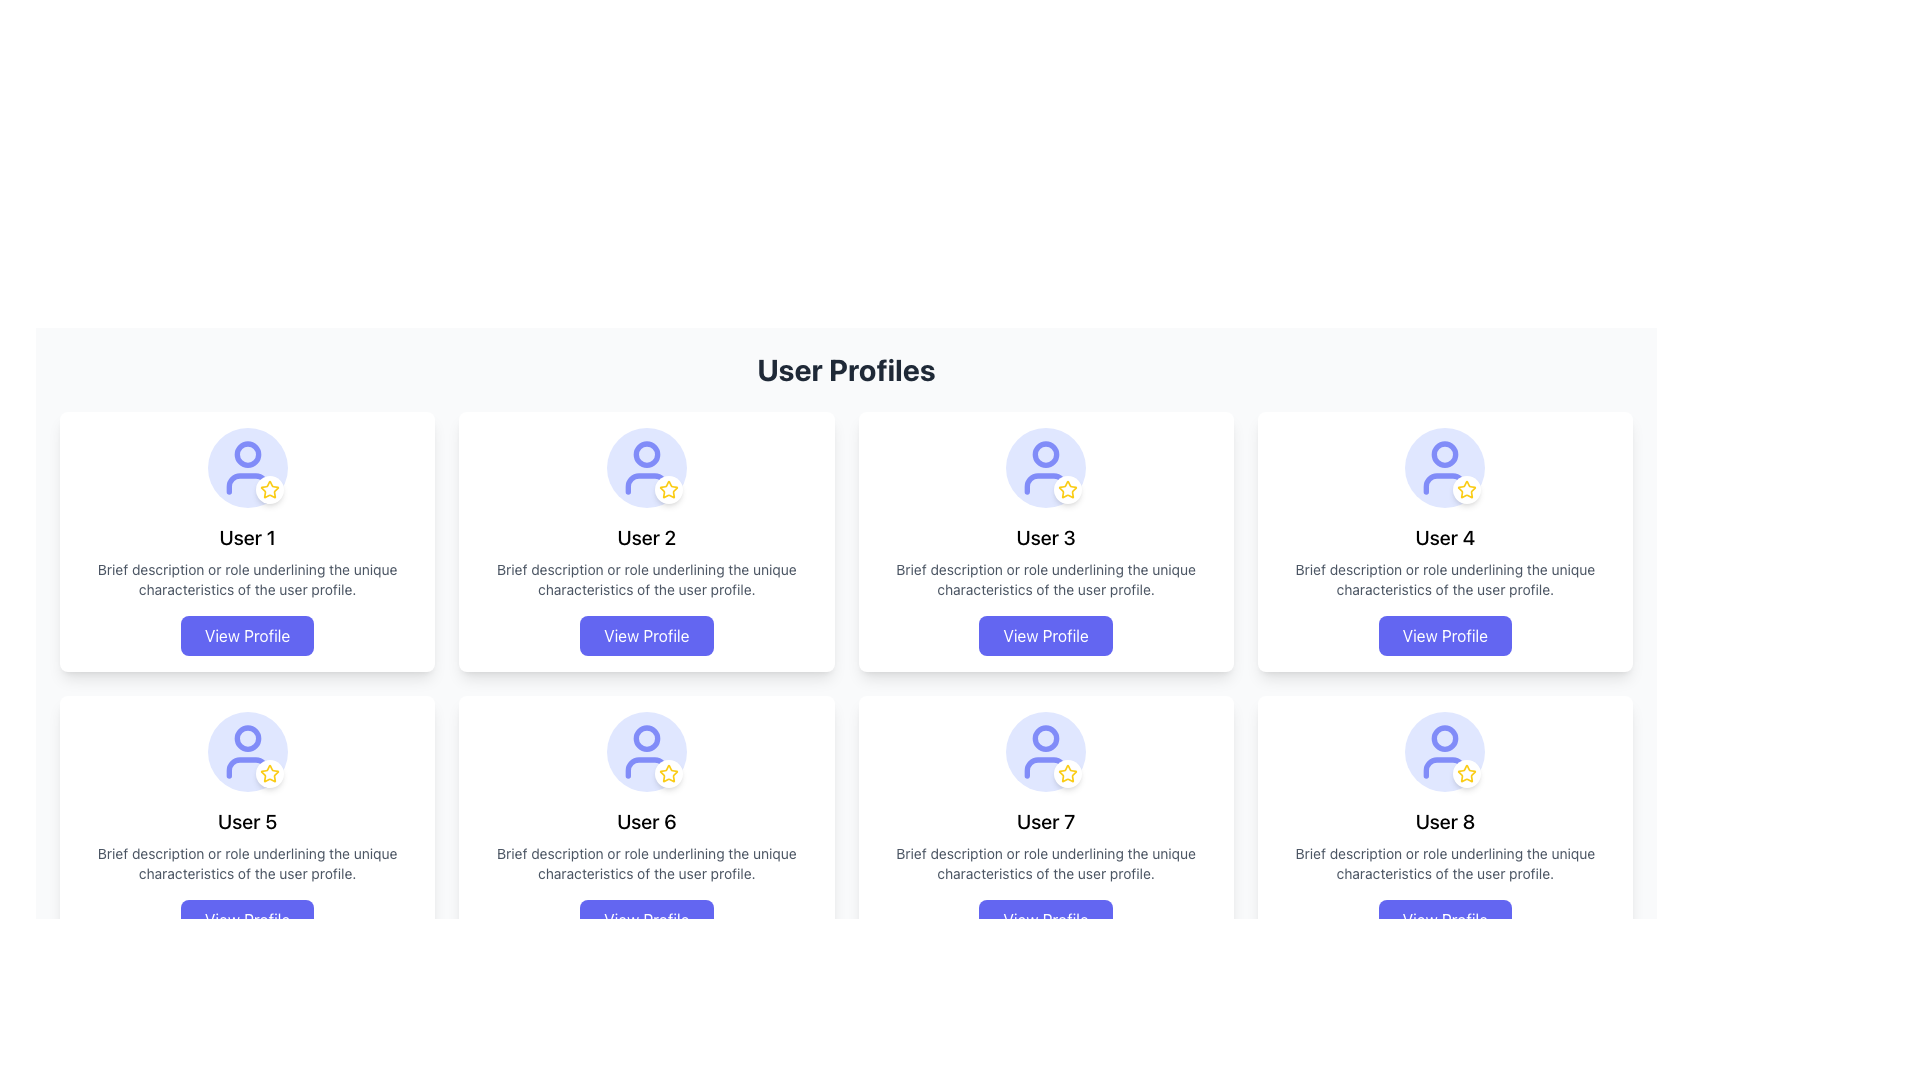 The image size is (1920, 1080). I want to click on the text label containing the phrase 'Brief description or role underlining the unique characteristics of the user profile,' which is positioned beneath 'User 8' and above the 'View Profile' button in the user profile card, so click(1445, 863).